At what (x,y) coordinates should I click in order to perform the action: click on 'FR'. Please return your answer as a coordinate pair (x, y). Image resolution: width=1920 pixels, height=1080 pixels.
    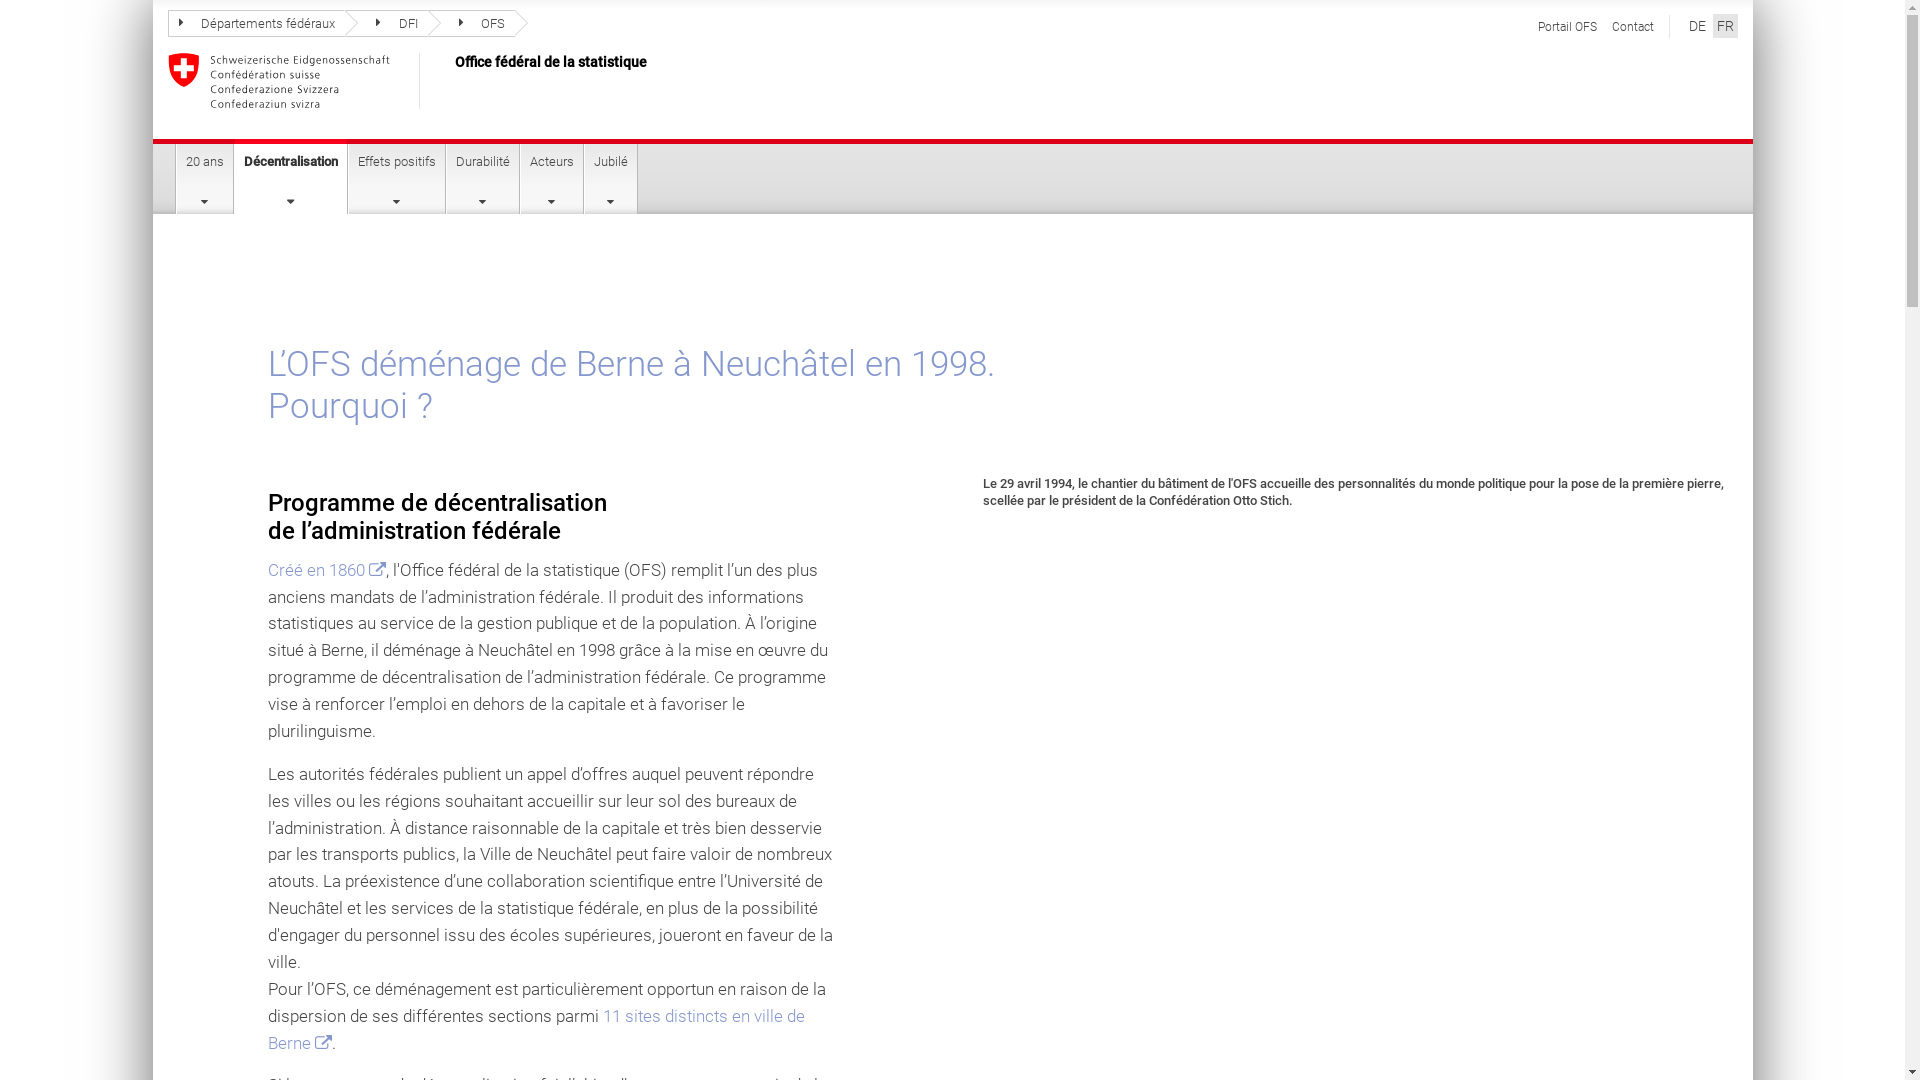
    Looking at the image, I should click on (1723, 26).